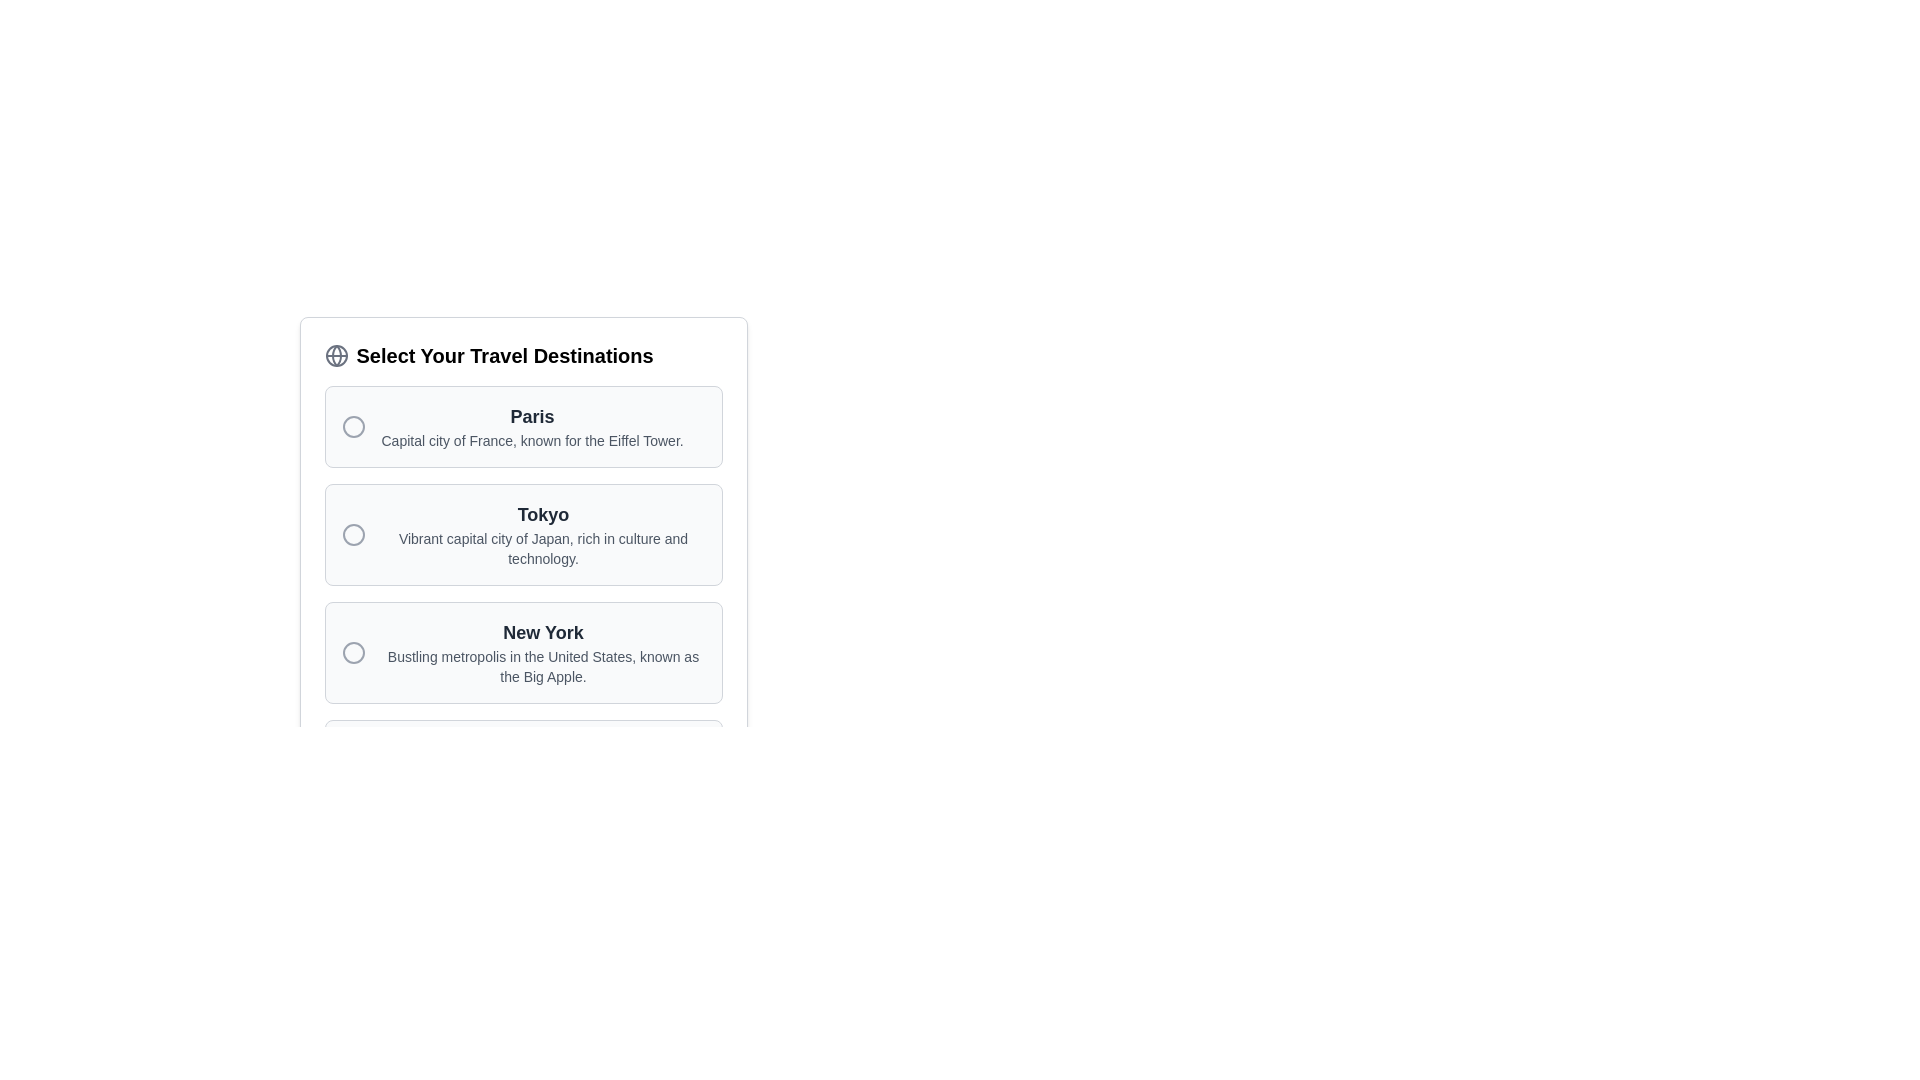 The height and width of the screenshot is (1080, 1920). What do you see at coordinates (543, 667) in the screenshot?
I see `the descriptive text label located beneath the 'New York' travel destination option in the fourth selection group` at bounding box center [543, 667].